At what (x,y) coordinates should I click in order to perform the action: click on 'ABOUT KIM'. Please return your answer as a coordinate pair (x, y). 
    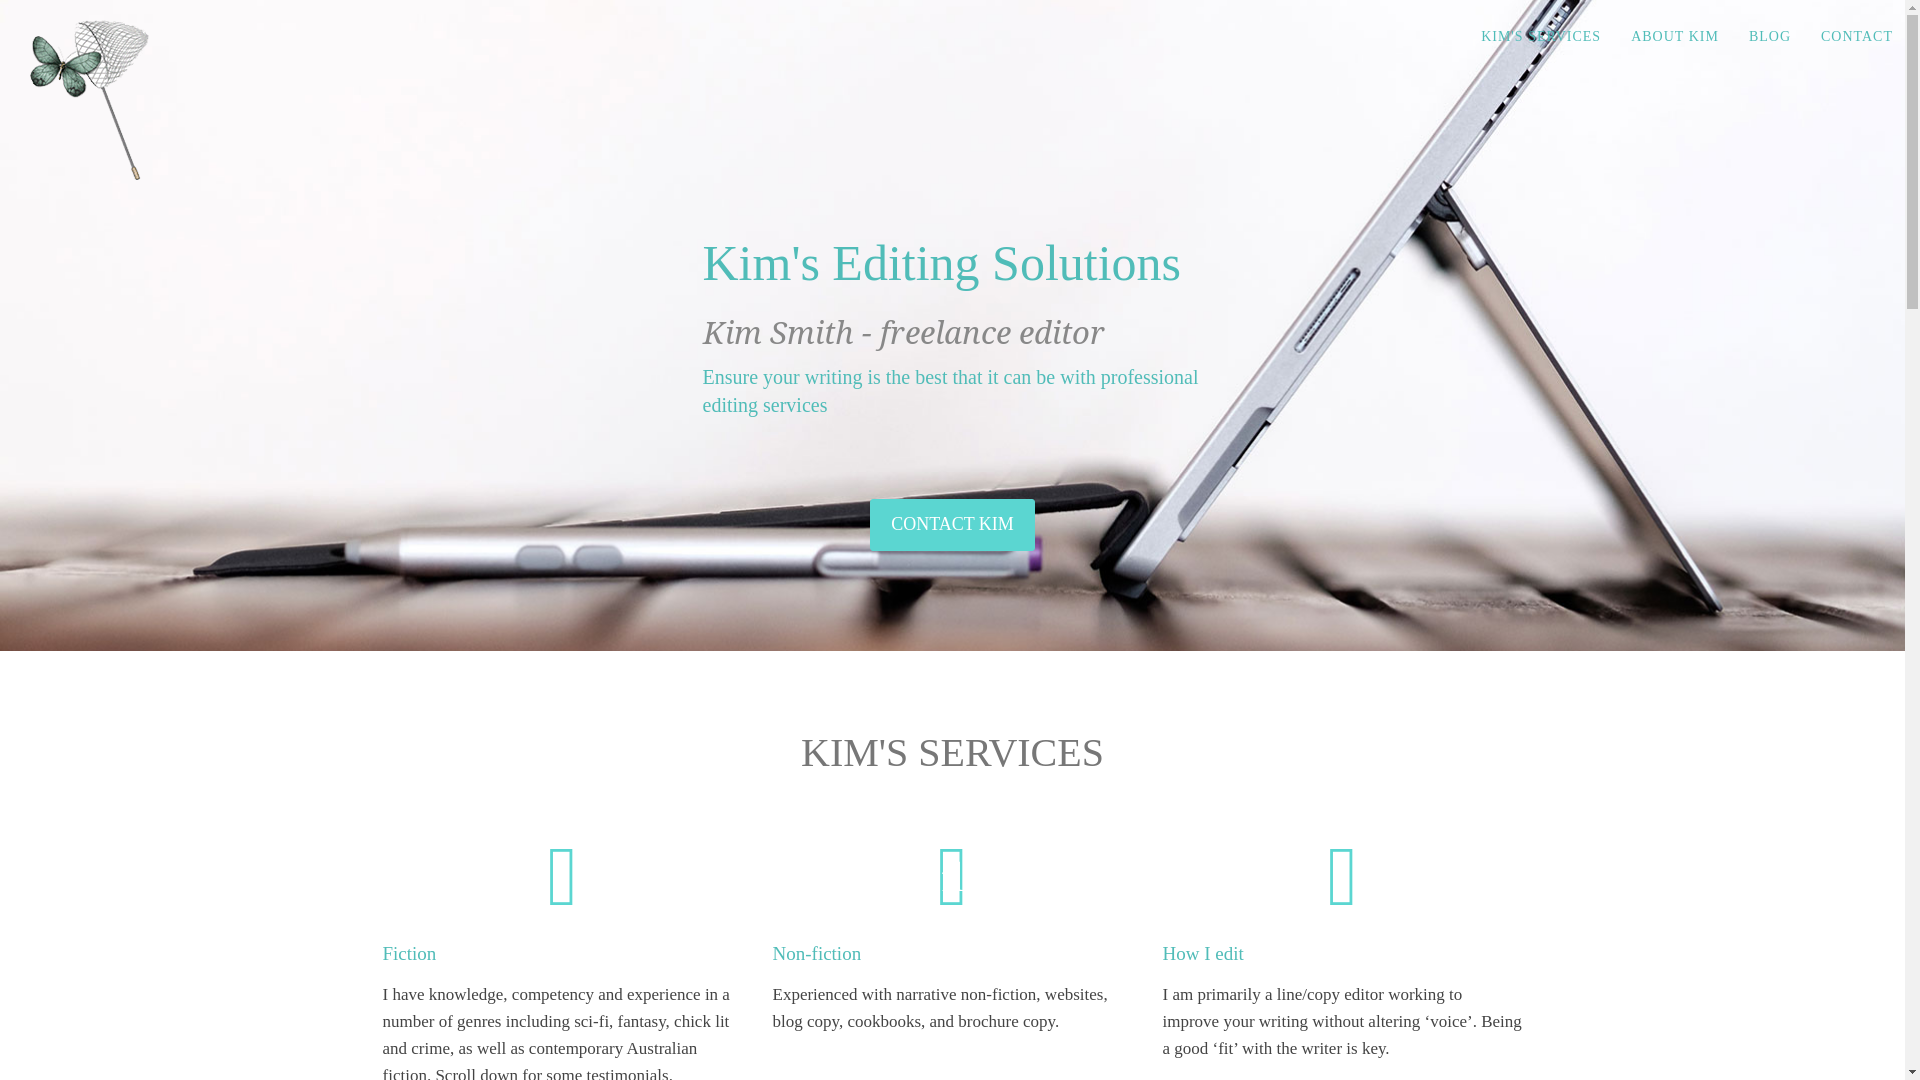
    Looking at the image, I should click on (1616, 37).